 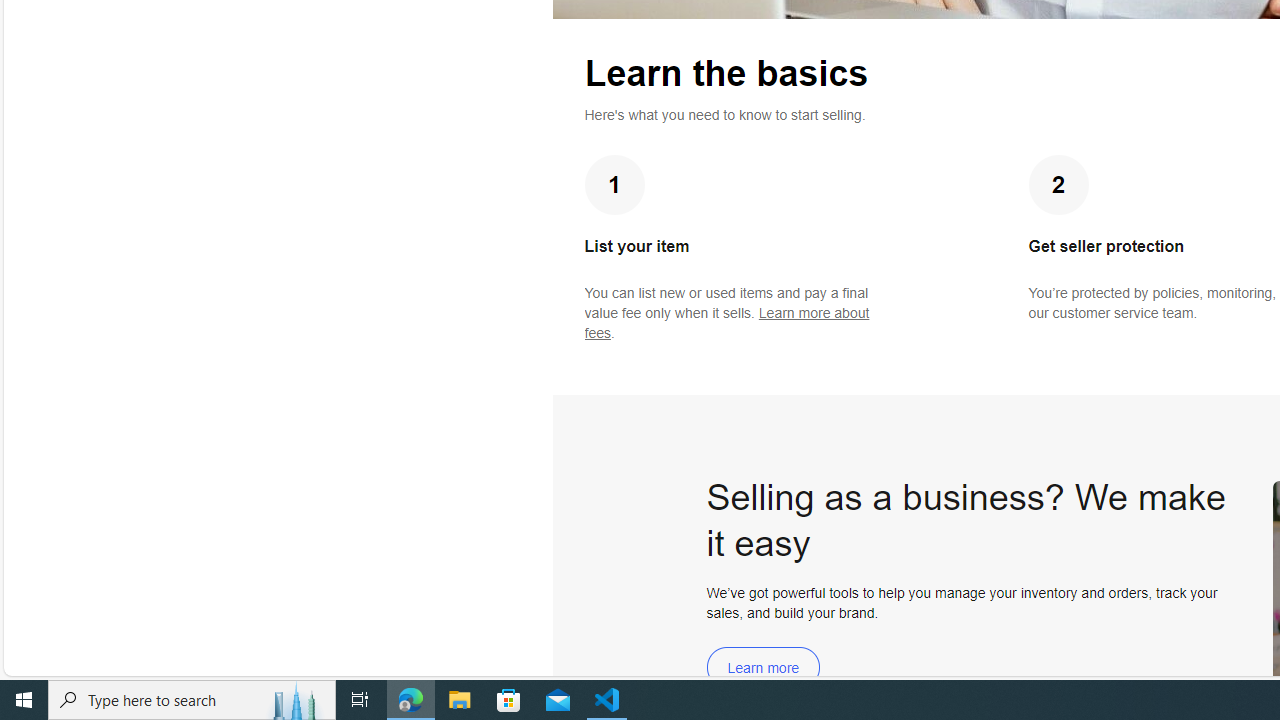 What do you see at coordinates (726, 322) in the screenshot?
I see `'Learn more about fees - opens in new window or tab.'` at bounding box center [726, 322].